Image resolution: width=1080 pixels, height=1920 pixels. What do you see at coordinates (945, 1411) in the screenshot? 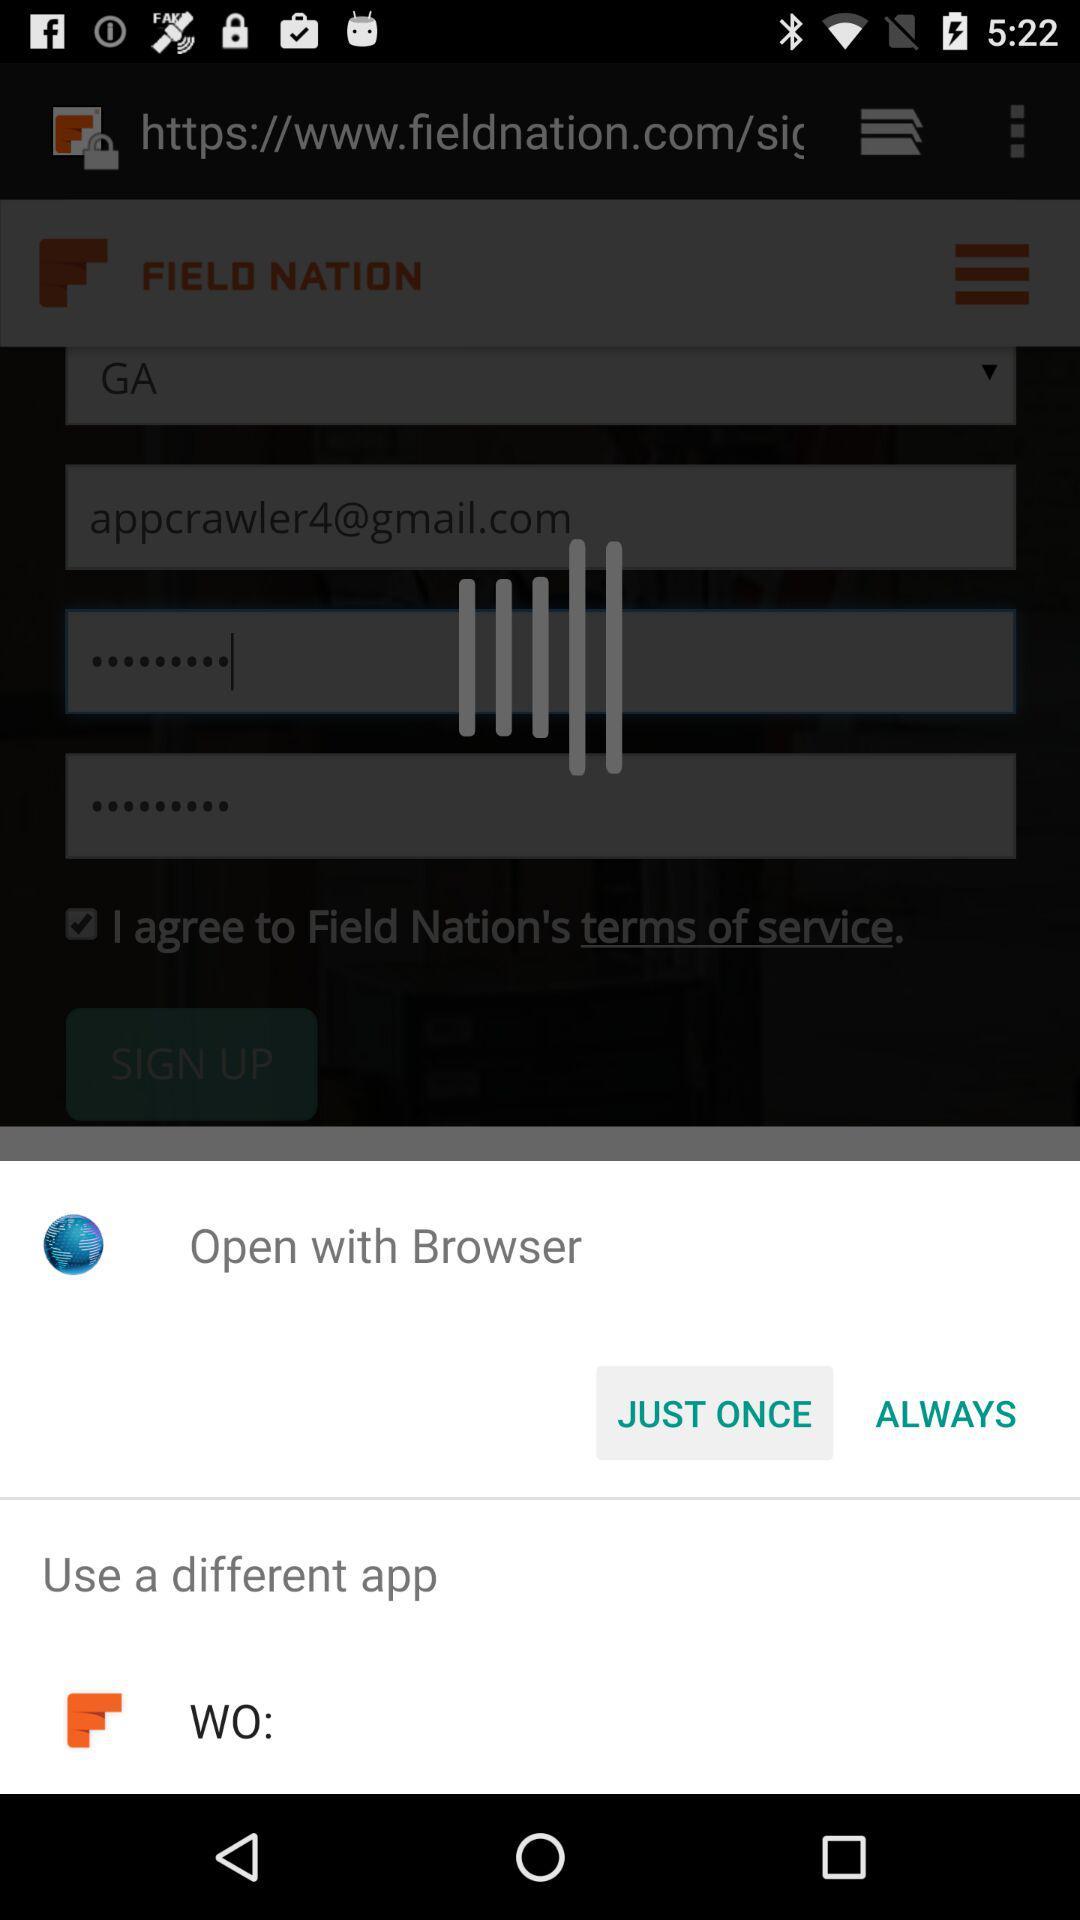
I see `item at the bottom right corner` at bounding box center [945, 1411].